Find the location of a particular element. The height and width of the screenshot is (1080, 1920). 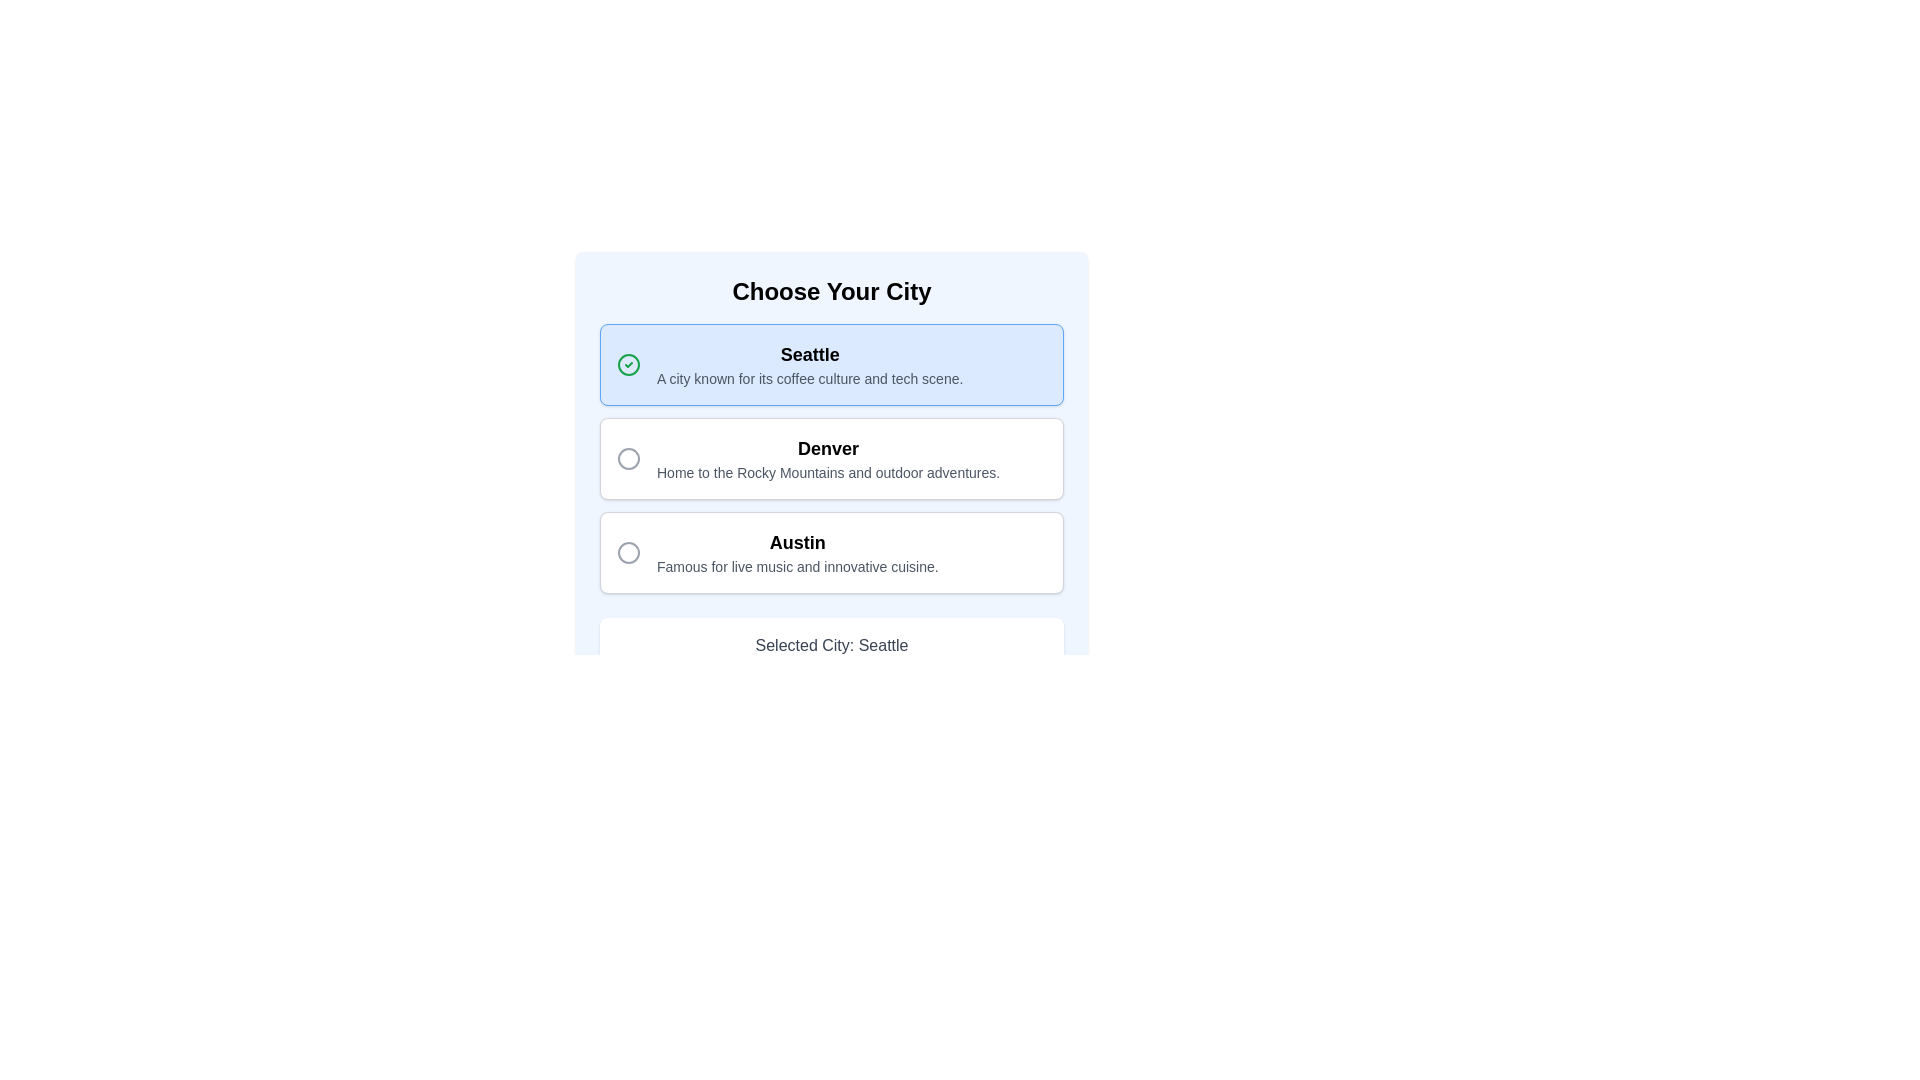

the radio button associated with the city 'Austin', which is located within the card below 'Denver' and above the 'Selected City' section is located at coordinates (796, 552).